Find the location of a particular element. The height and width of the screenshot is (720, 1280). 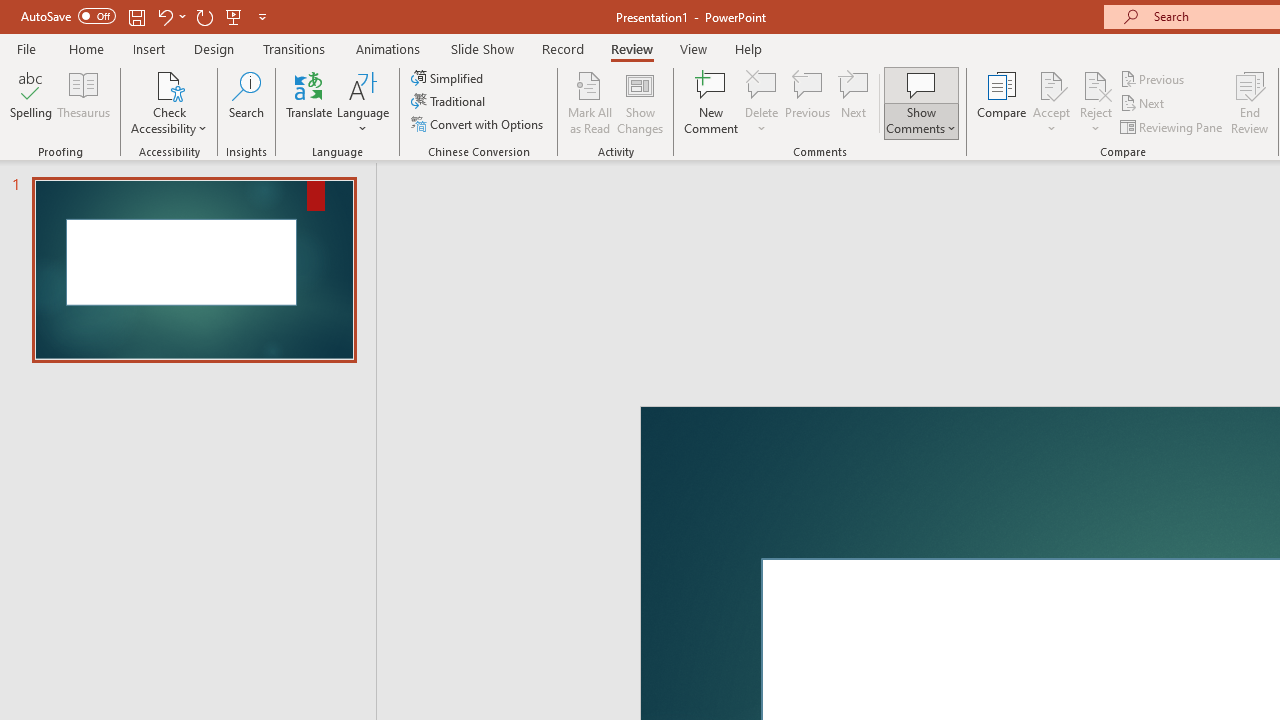

'Reviewing Pane' is located at coordinates (1173, 127).